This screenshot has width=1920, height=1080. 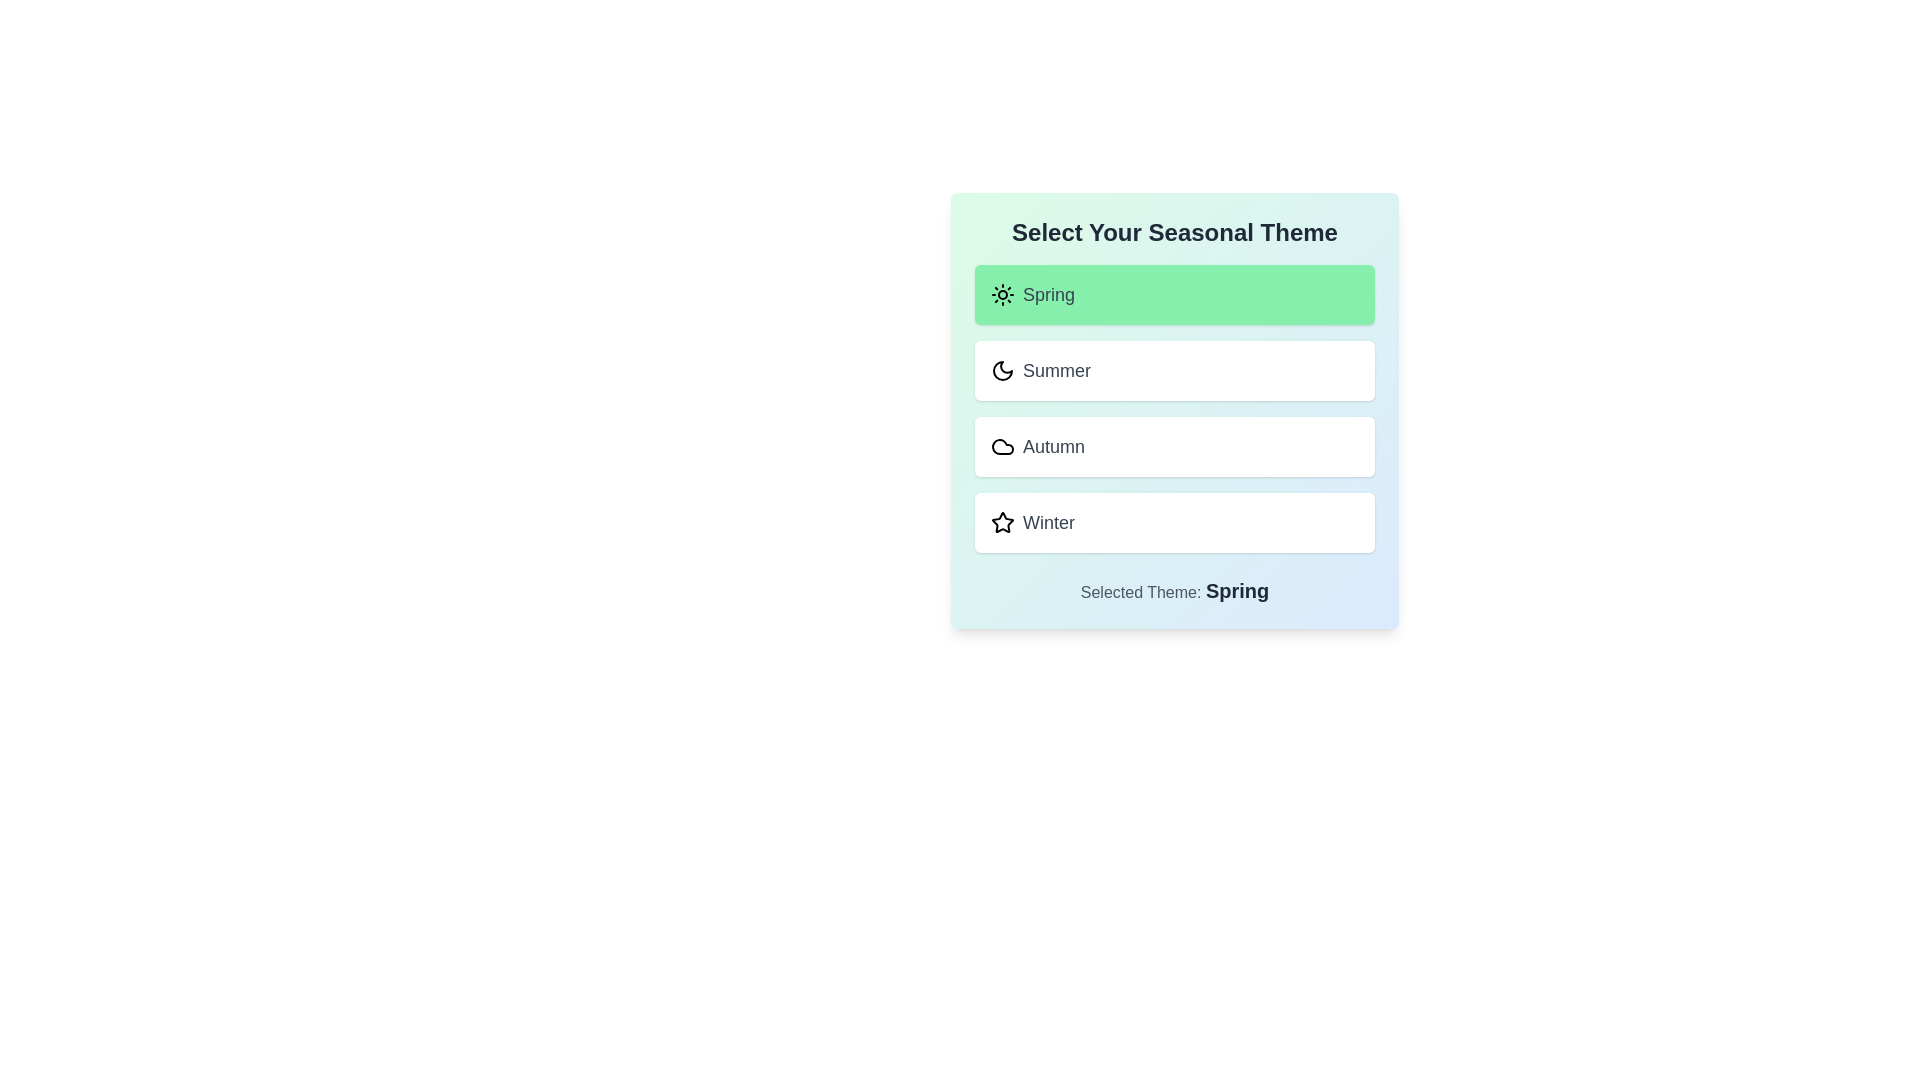 What do you see at coordinates (1175, 294) in the screenshot?
I see `the theme Spring from the list` at bounding box center [1175, 294].